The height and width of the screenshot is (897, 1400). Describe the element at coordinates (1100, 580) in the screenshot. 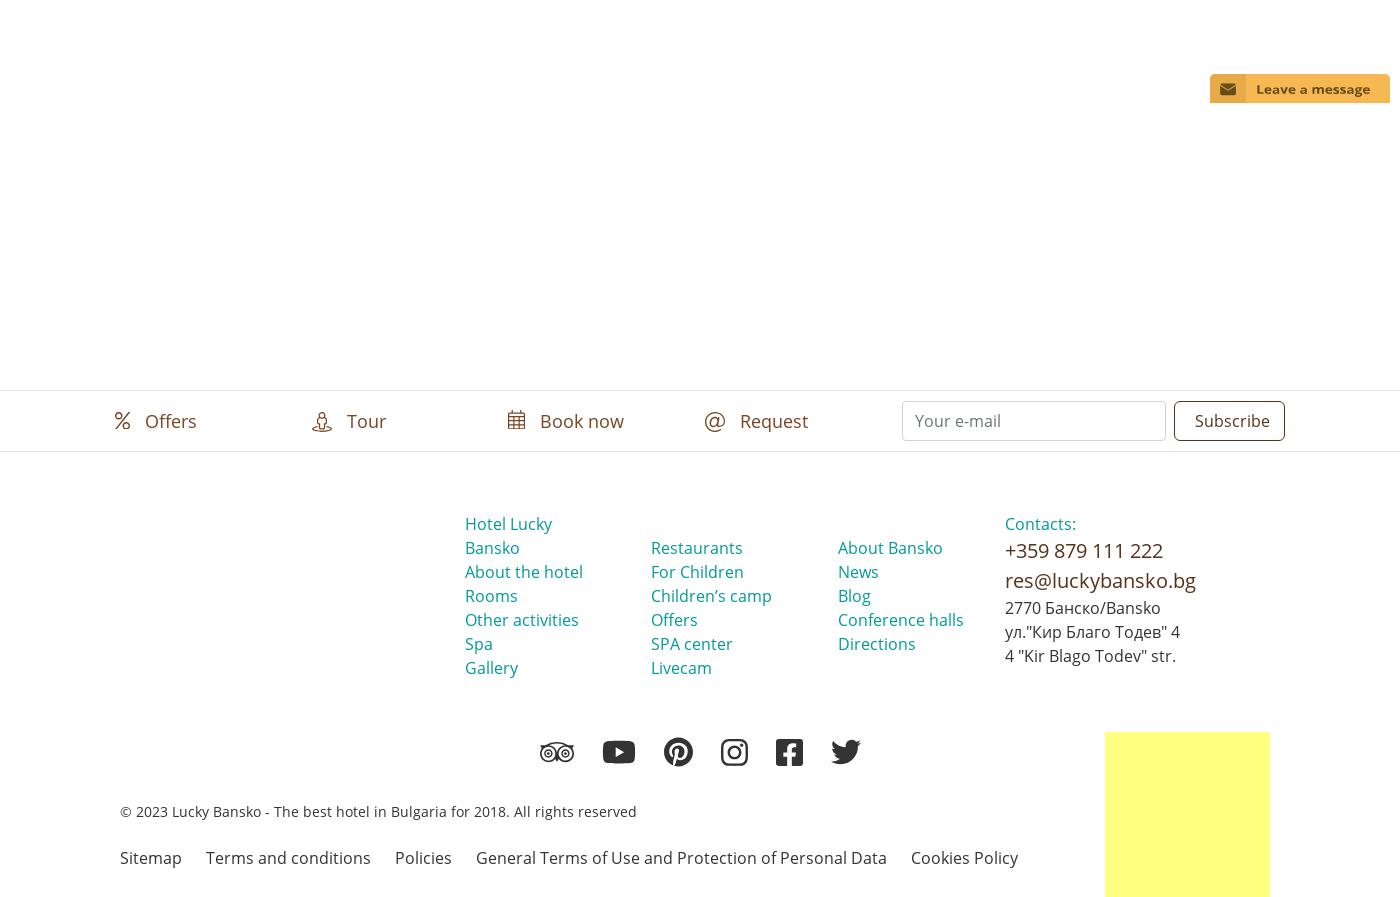

I see `'res@luckybansko.bg'` at that location.